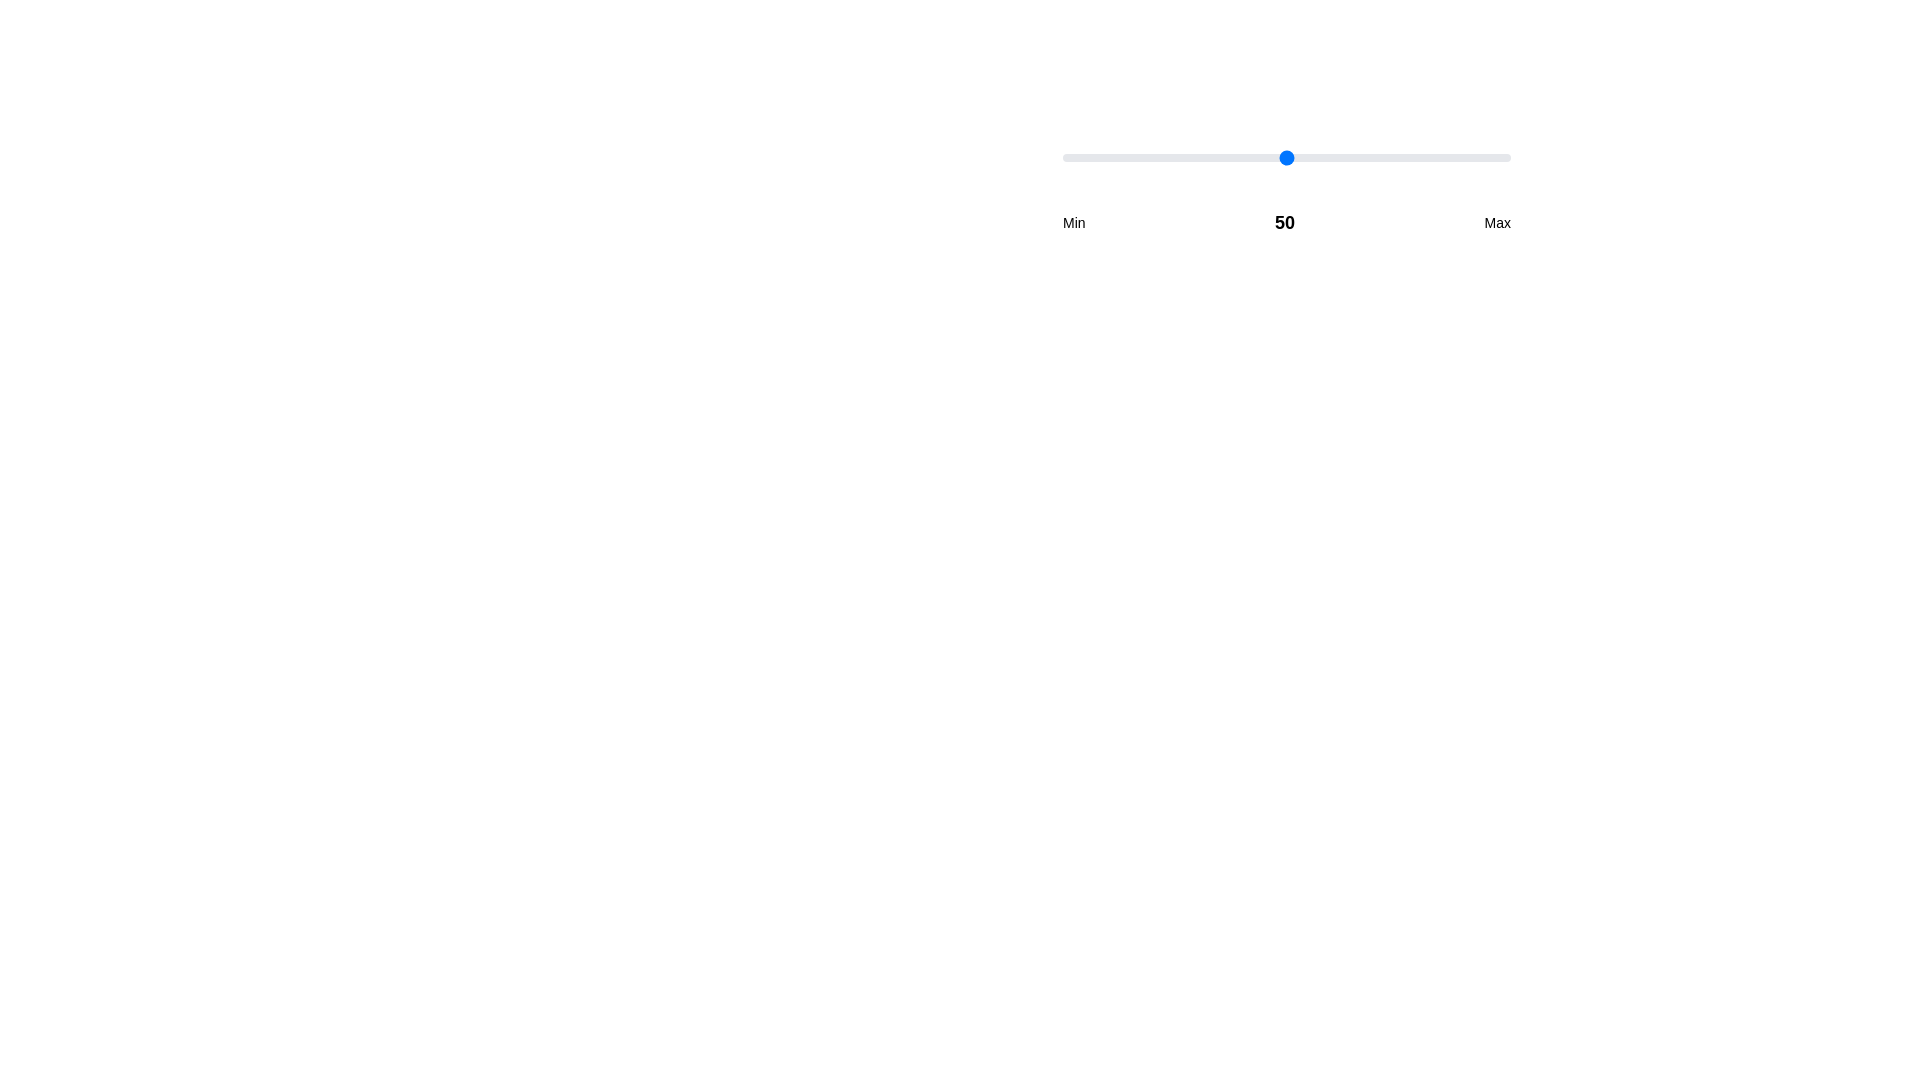  I want to click on the slider, so click(1371, 157).